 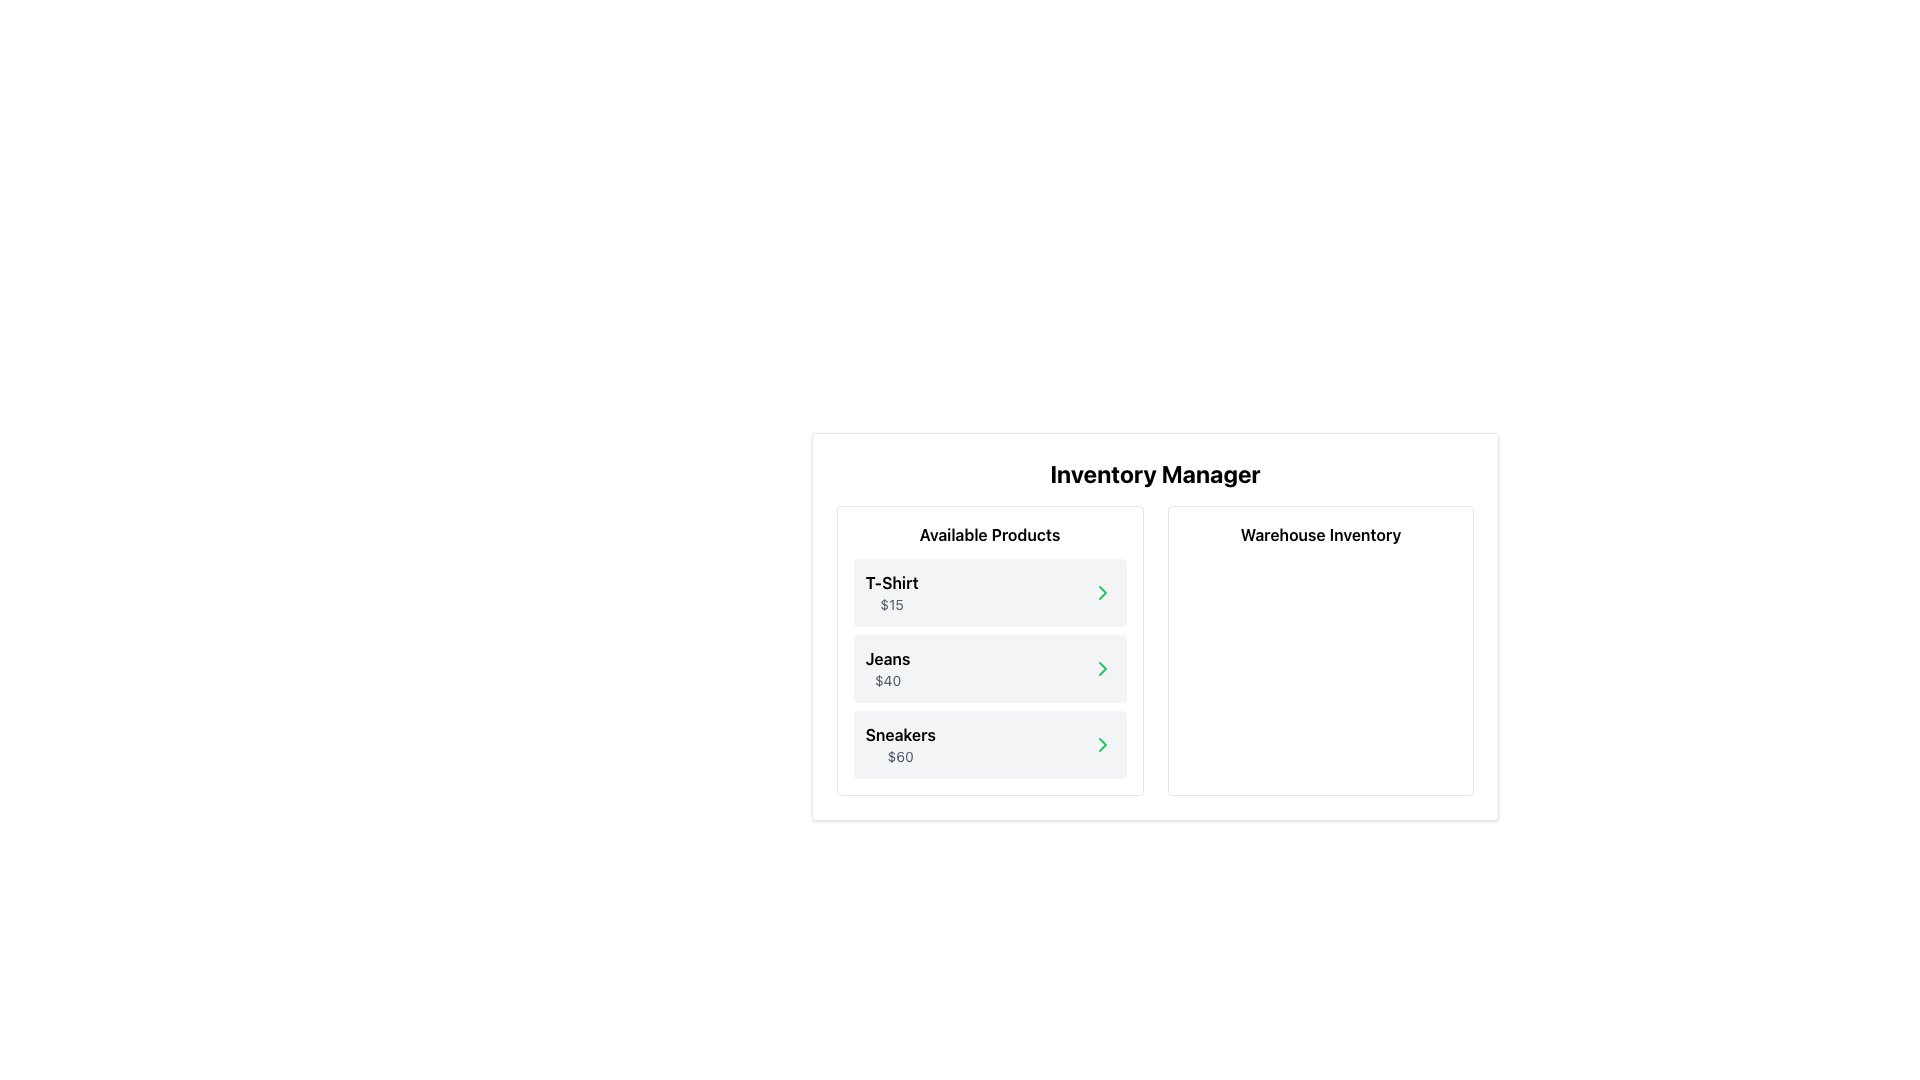 What do you see at coordinates (899, 744) in the screenshot?
I see `the third product listing card displaying 'Sneakers' and priced at '$60'` at bounding box center [899, 744].